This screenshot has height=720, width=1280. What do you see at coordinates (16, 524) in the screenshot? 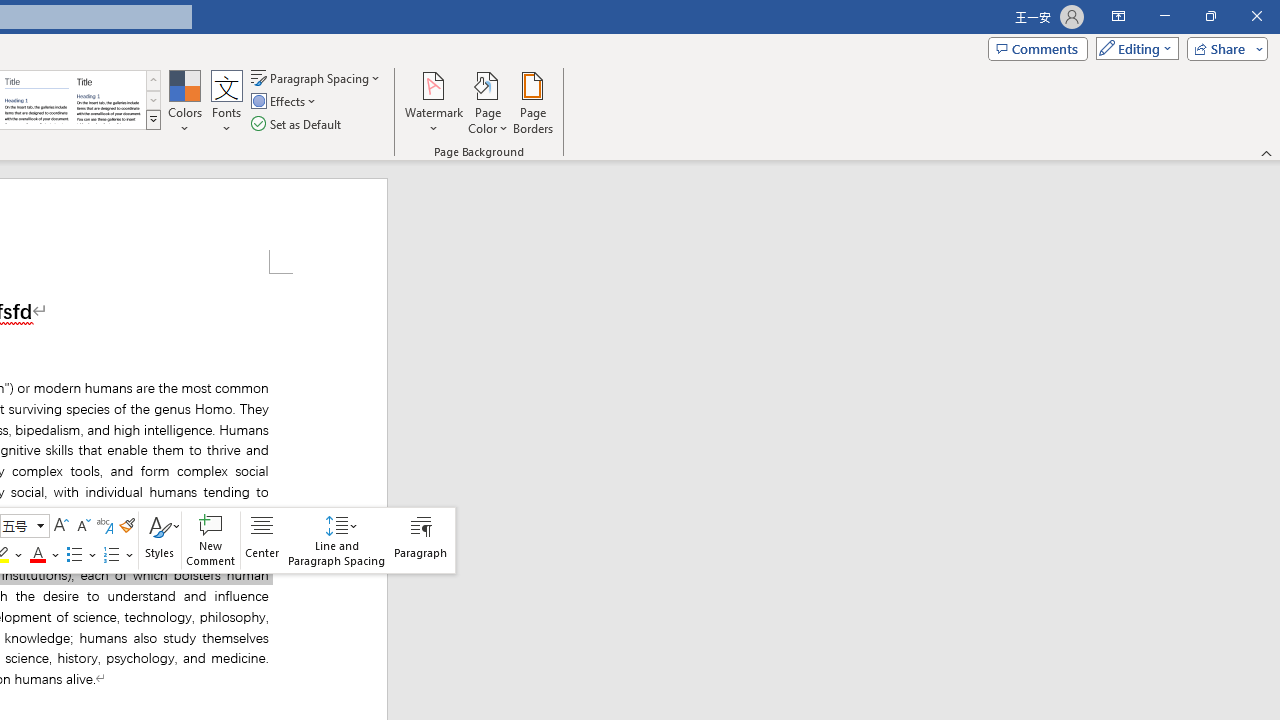
I see `'Class: NetUITextbox'` at bounding box center [16, 524].